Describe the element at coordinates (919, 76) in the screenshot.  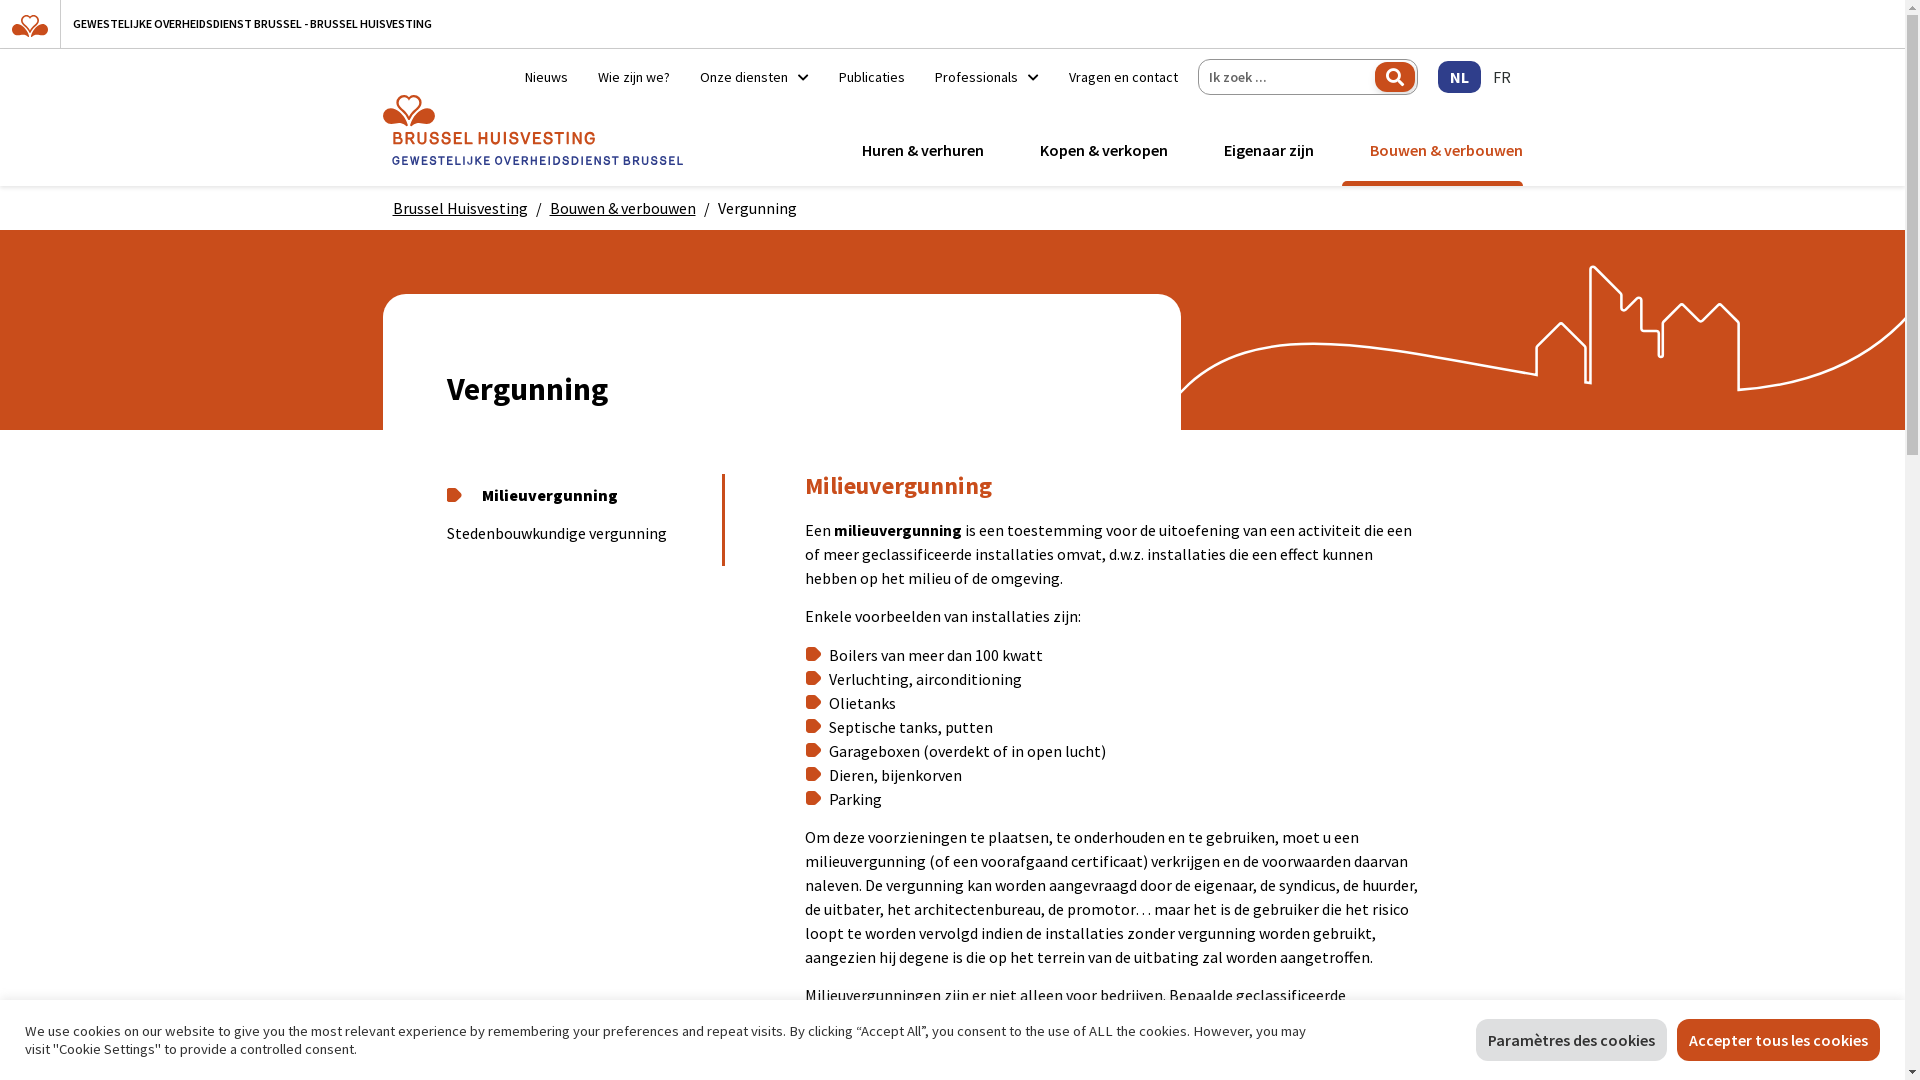
I see `'Professionals'` at that location.